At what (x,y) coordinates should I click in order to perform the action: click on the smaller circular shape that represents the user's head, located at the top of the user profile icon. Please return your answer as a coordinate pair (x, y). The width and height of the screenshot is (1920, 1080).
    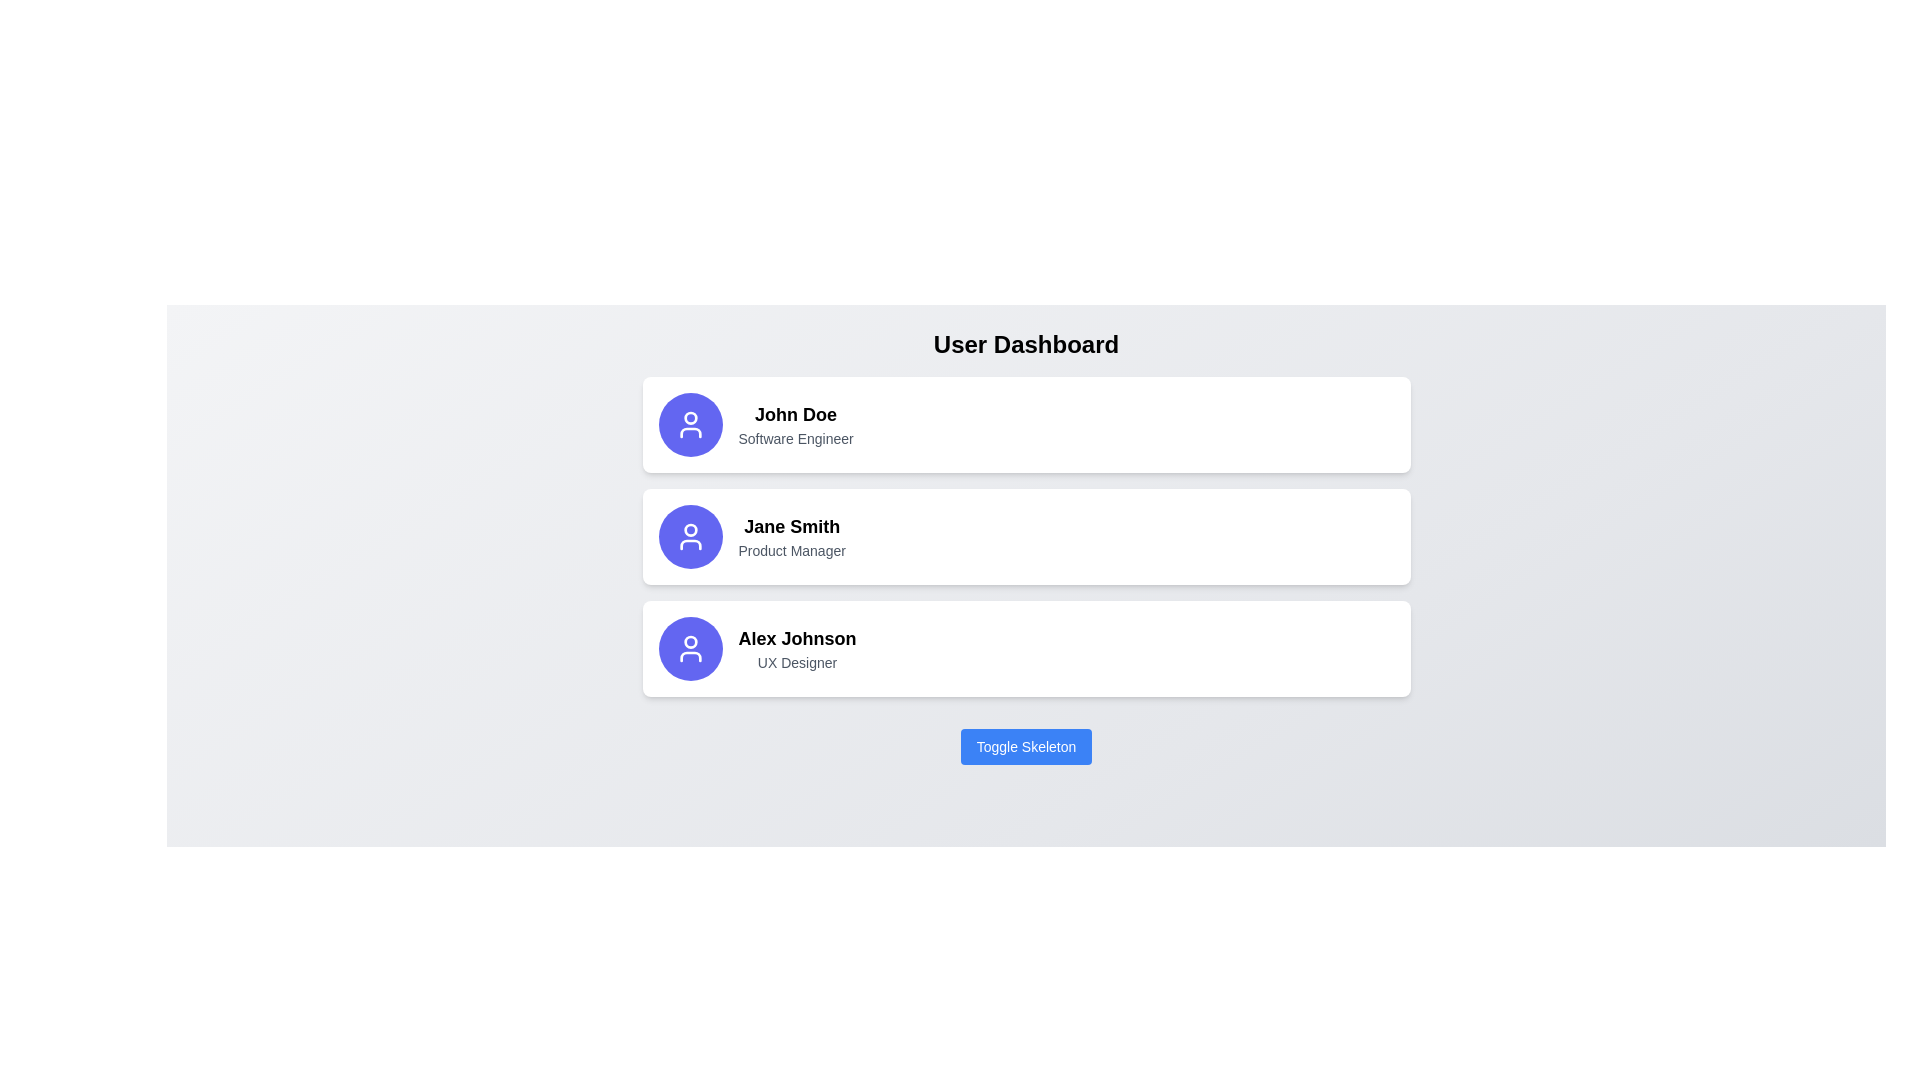
    Looking at the image, I should click on (690, 642).